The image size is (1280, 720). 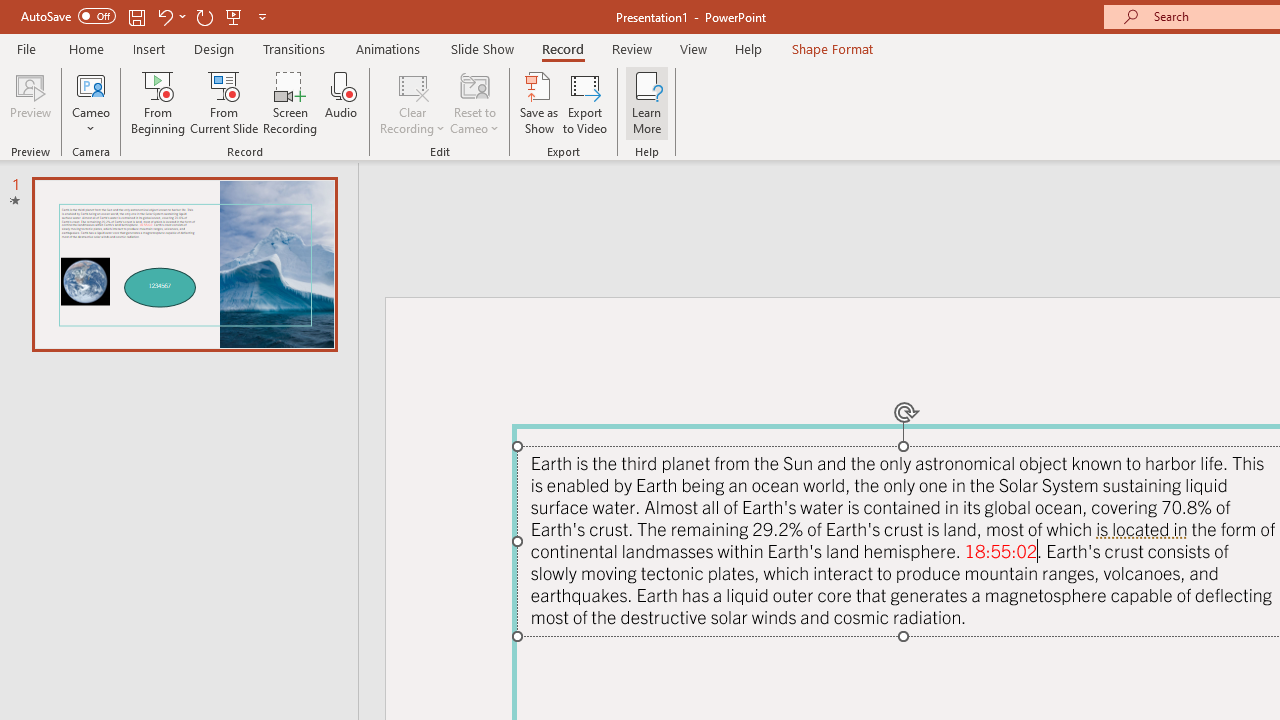 What do you see at coordinates (473, 103) in the screenshot?
I see `'Reset to Cameo'` at bounding box center [473, 103].